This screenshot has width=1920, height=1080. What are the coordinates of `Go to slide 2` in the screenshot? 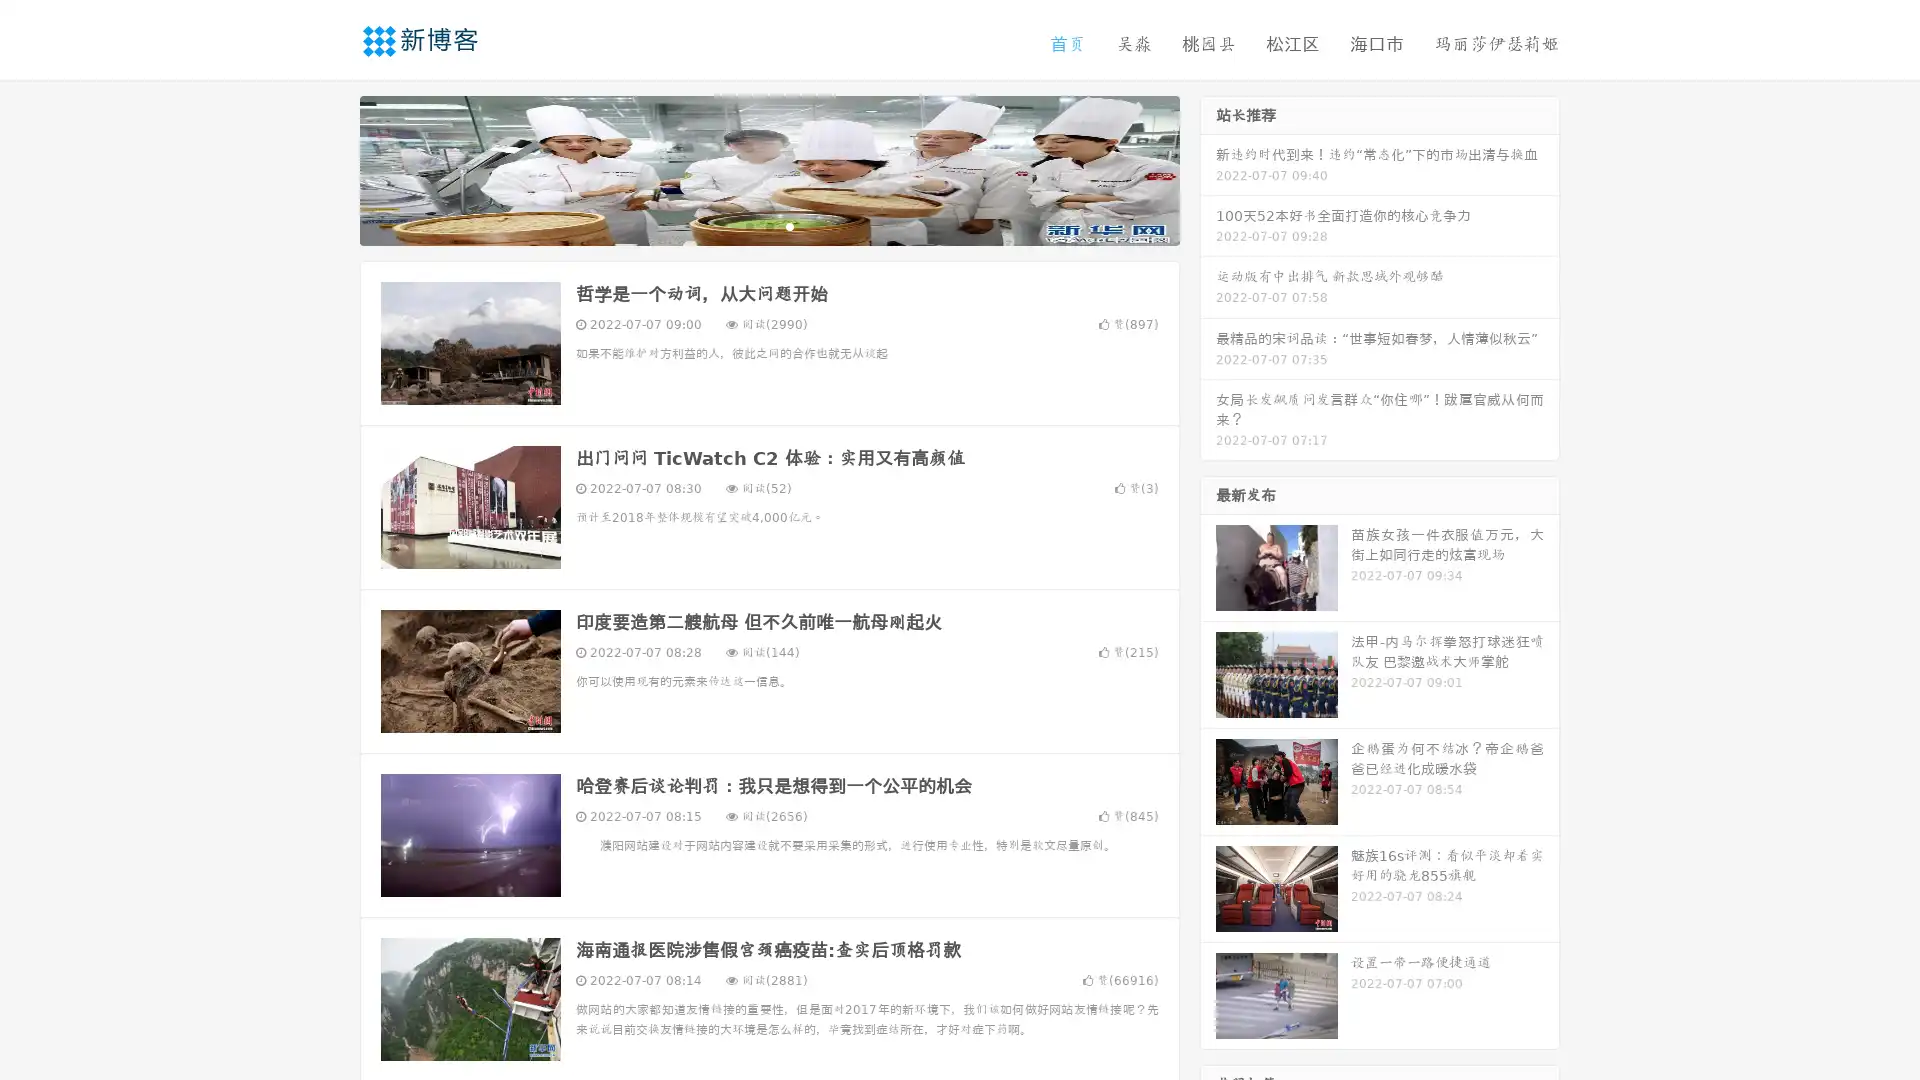 It's located at (768, 225).